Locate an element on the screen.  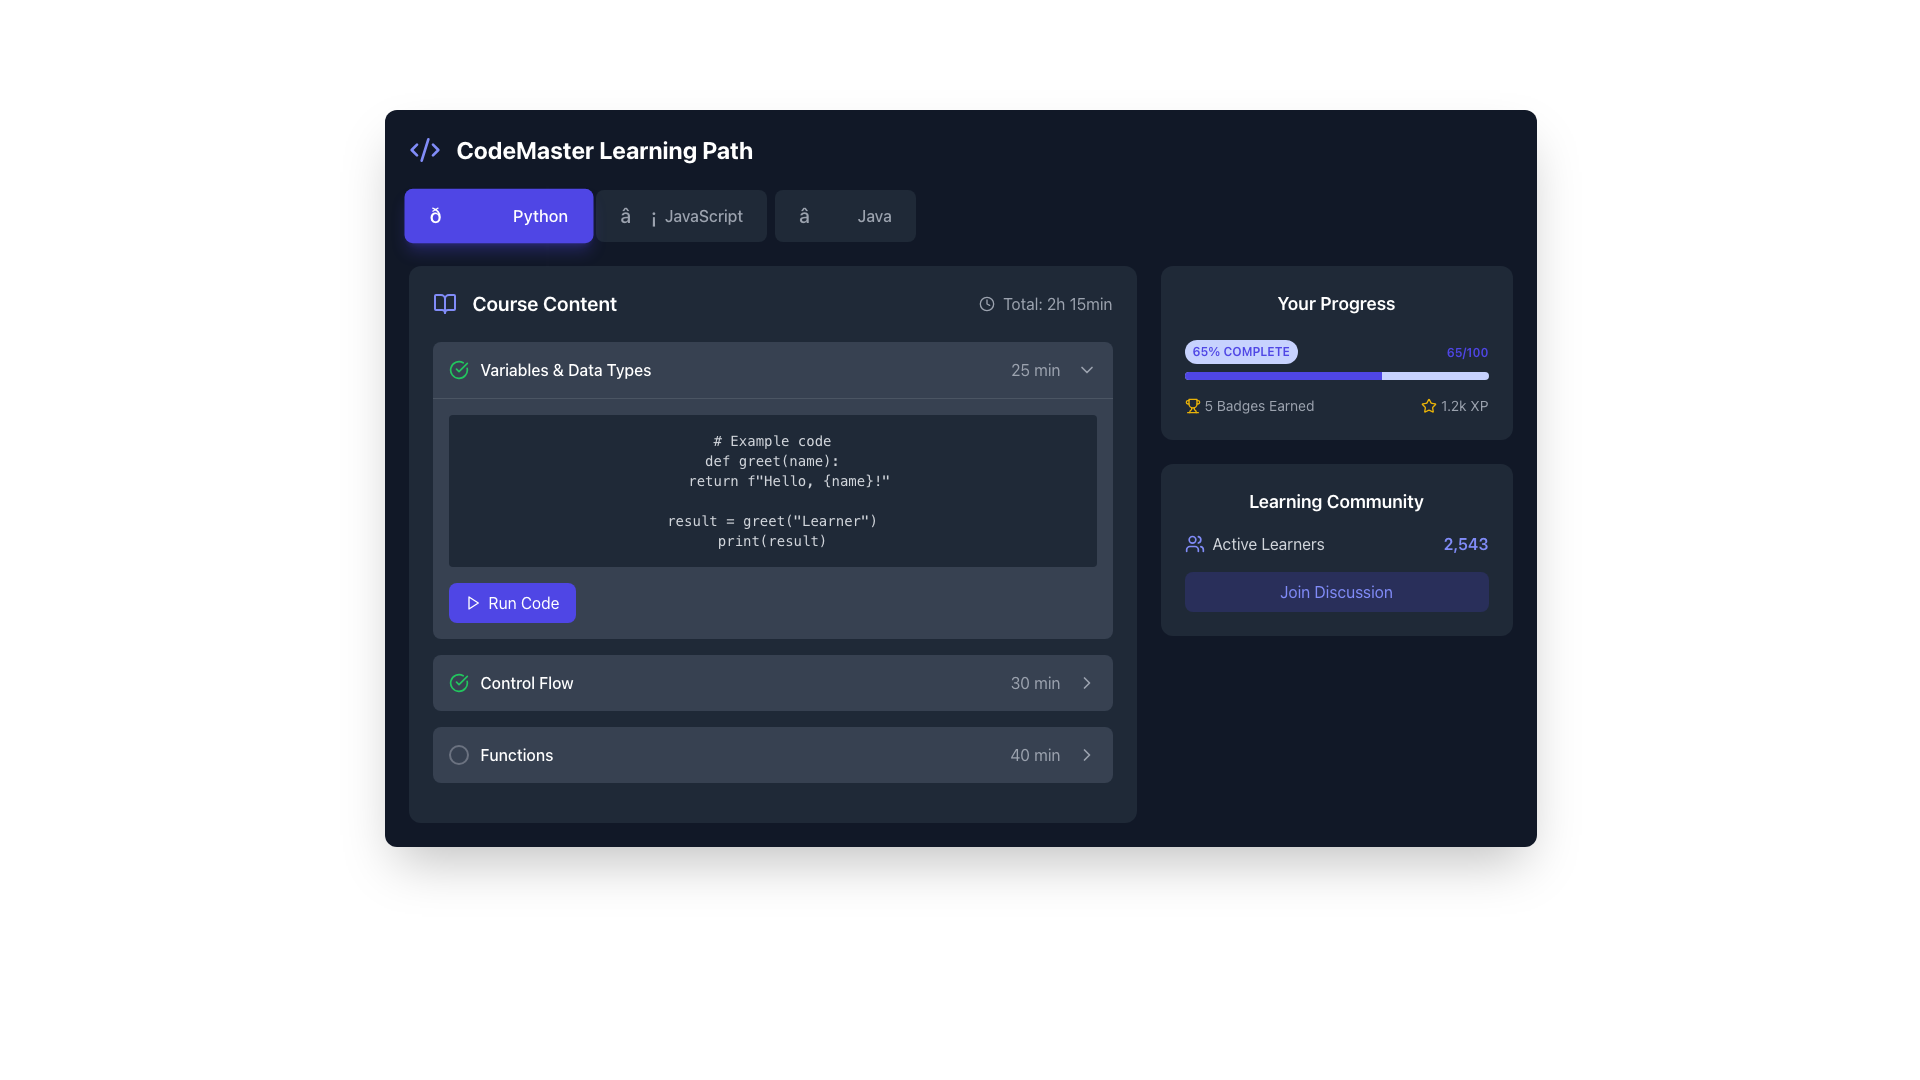
the labeled indicator with a green circle and check mark next to the text 'Variables & Data Types' is located at coordinates (549, 370).